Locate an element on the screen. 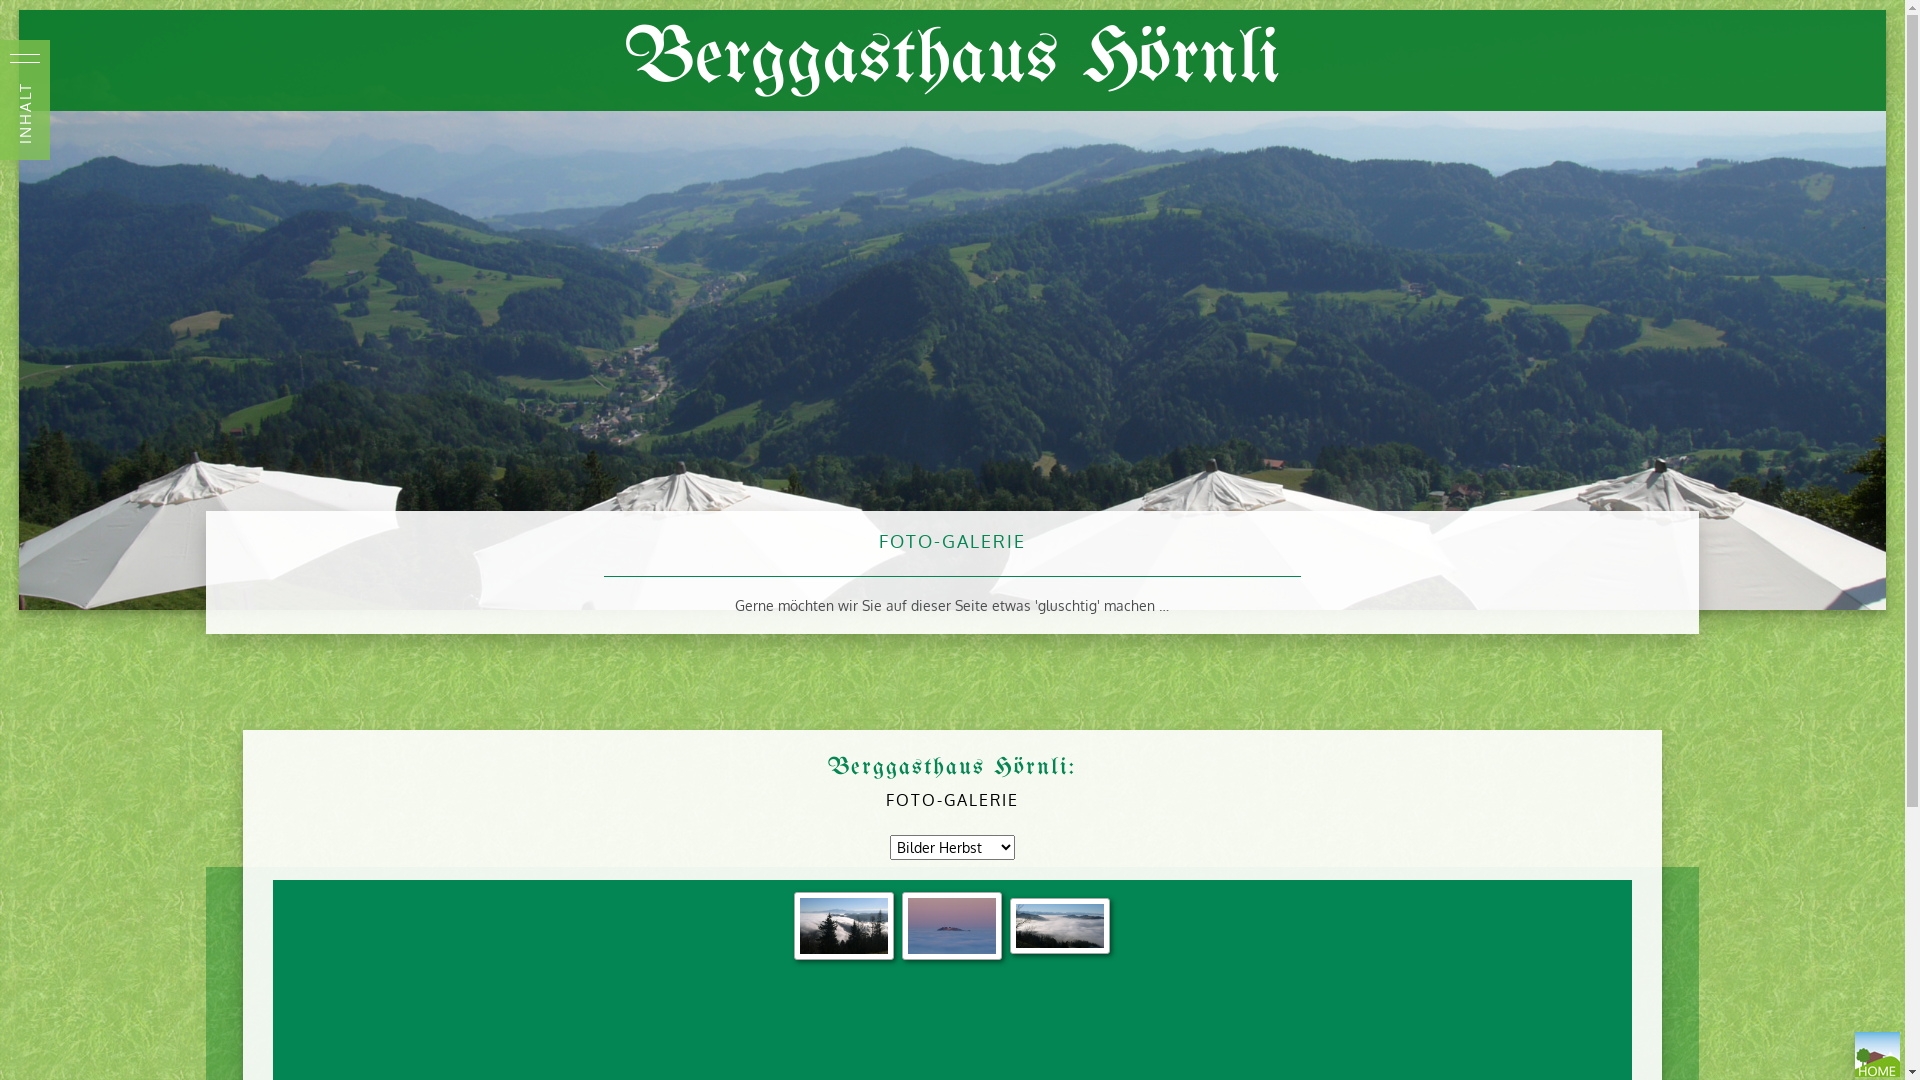  'Bild gross ansehen' is located at coordinates (1059, 925).